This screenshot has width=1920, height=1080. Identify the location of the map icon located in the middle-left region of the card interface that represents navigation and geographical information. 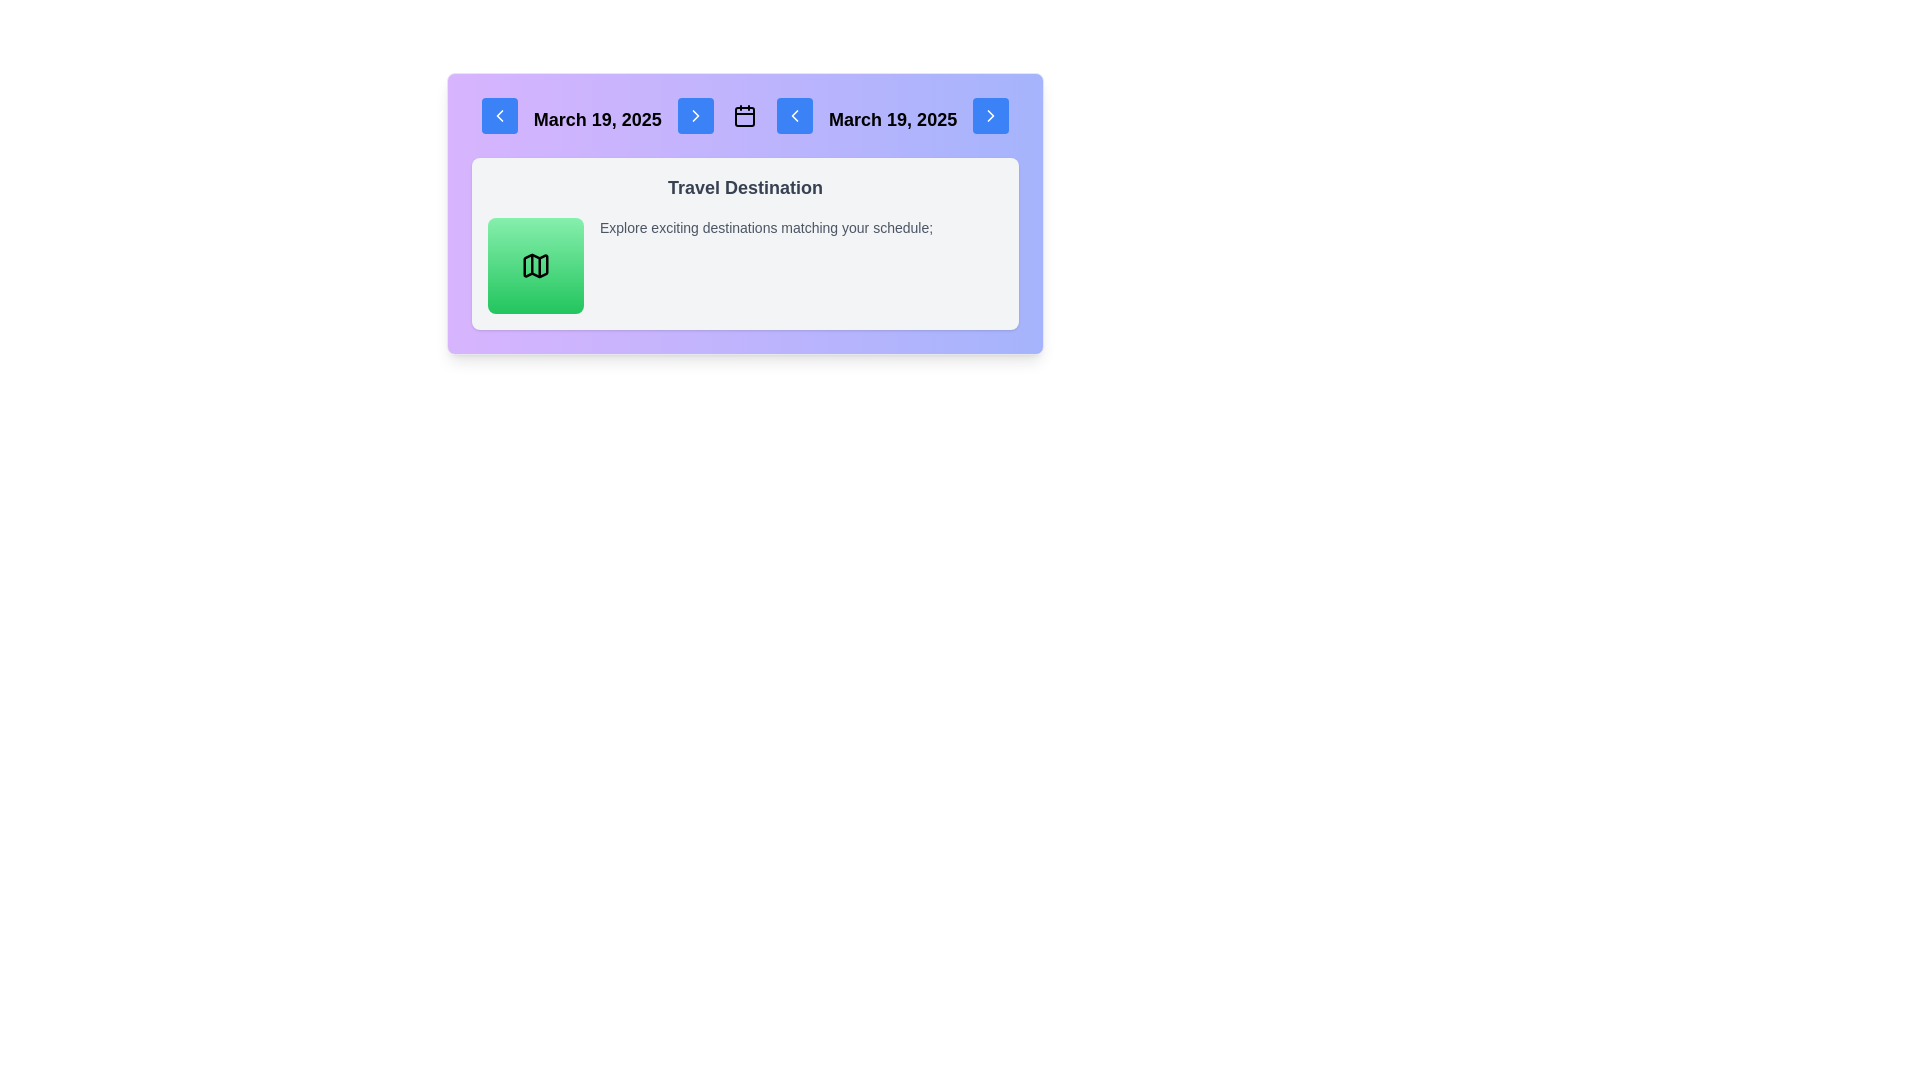
(536, 265).